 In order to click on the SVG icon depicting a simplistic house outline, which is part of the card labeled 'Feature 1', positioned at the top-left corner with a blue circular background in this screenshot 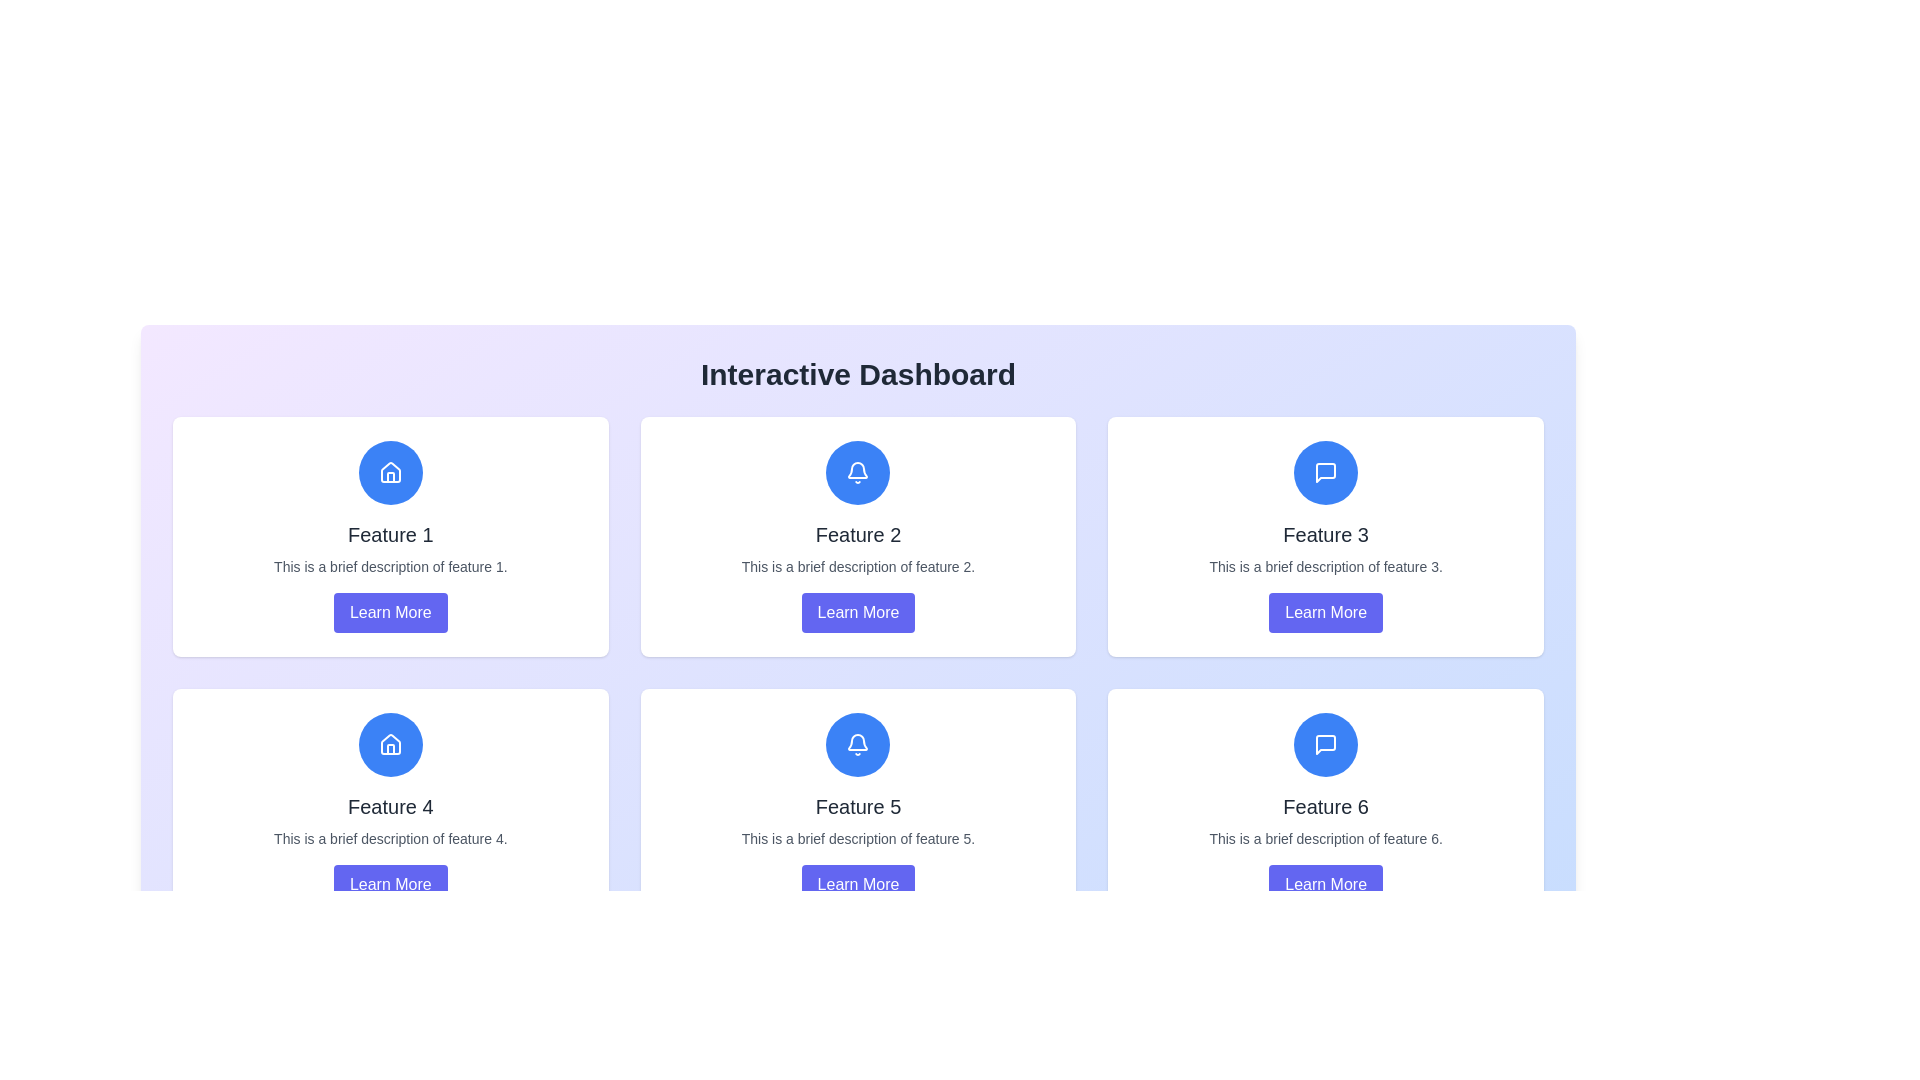, I will do `click(390, 473)`.